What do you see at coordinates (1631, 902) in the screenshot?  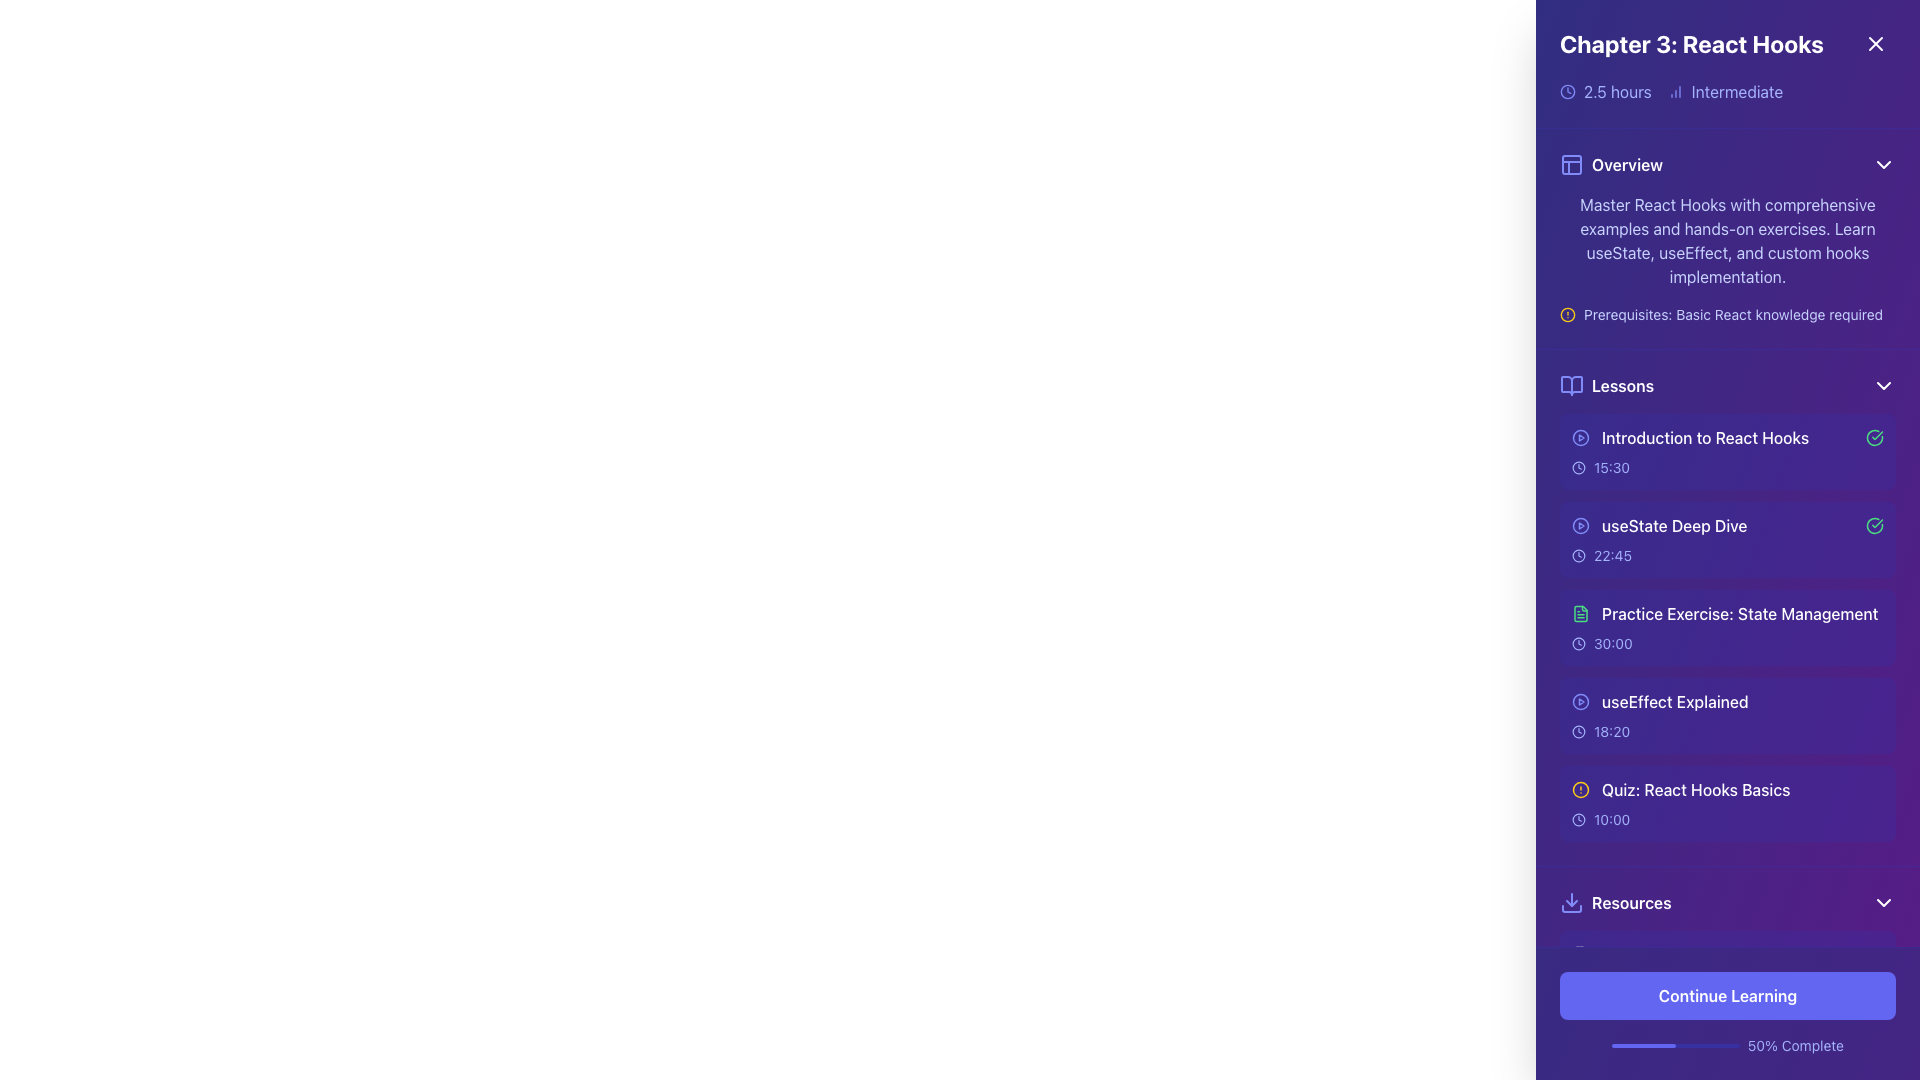 I see `the Text Label located at the bottom of a vertically-aligned list on the side panel, positioned to the right of a download icon` at bounding box center [1631, 902].